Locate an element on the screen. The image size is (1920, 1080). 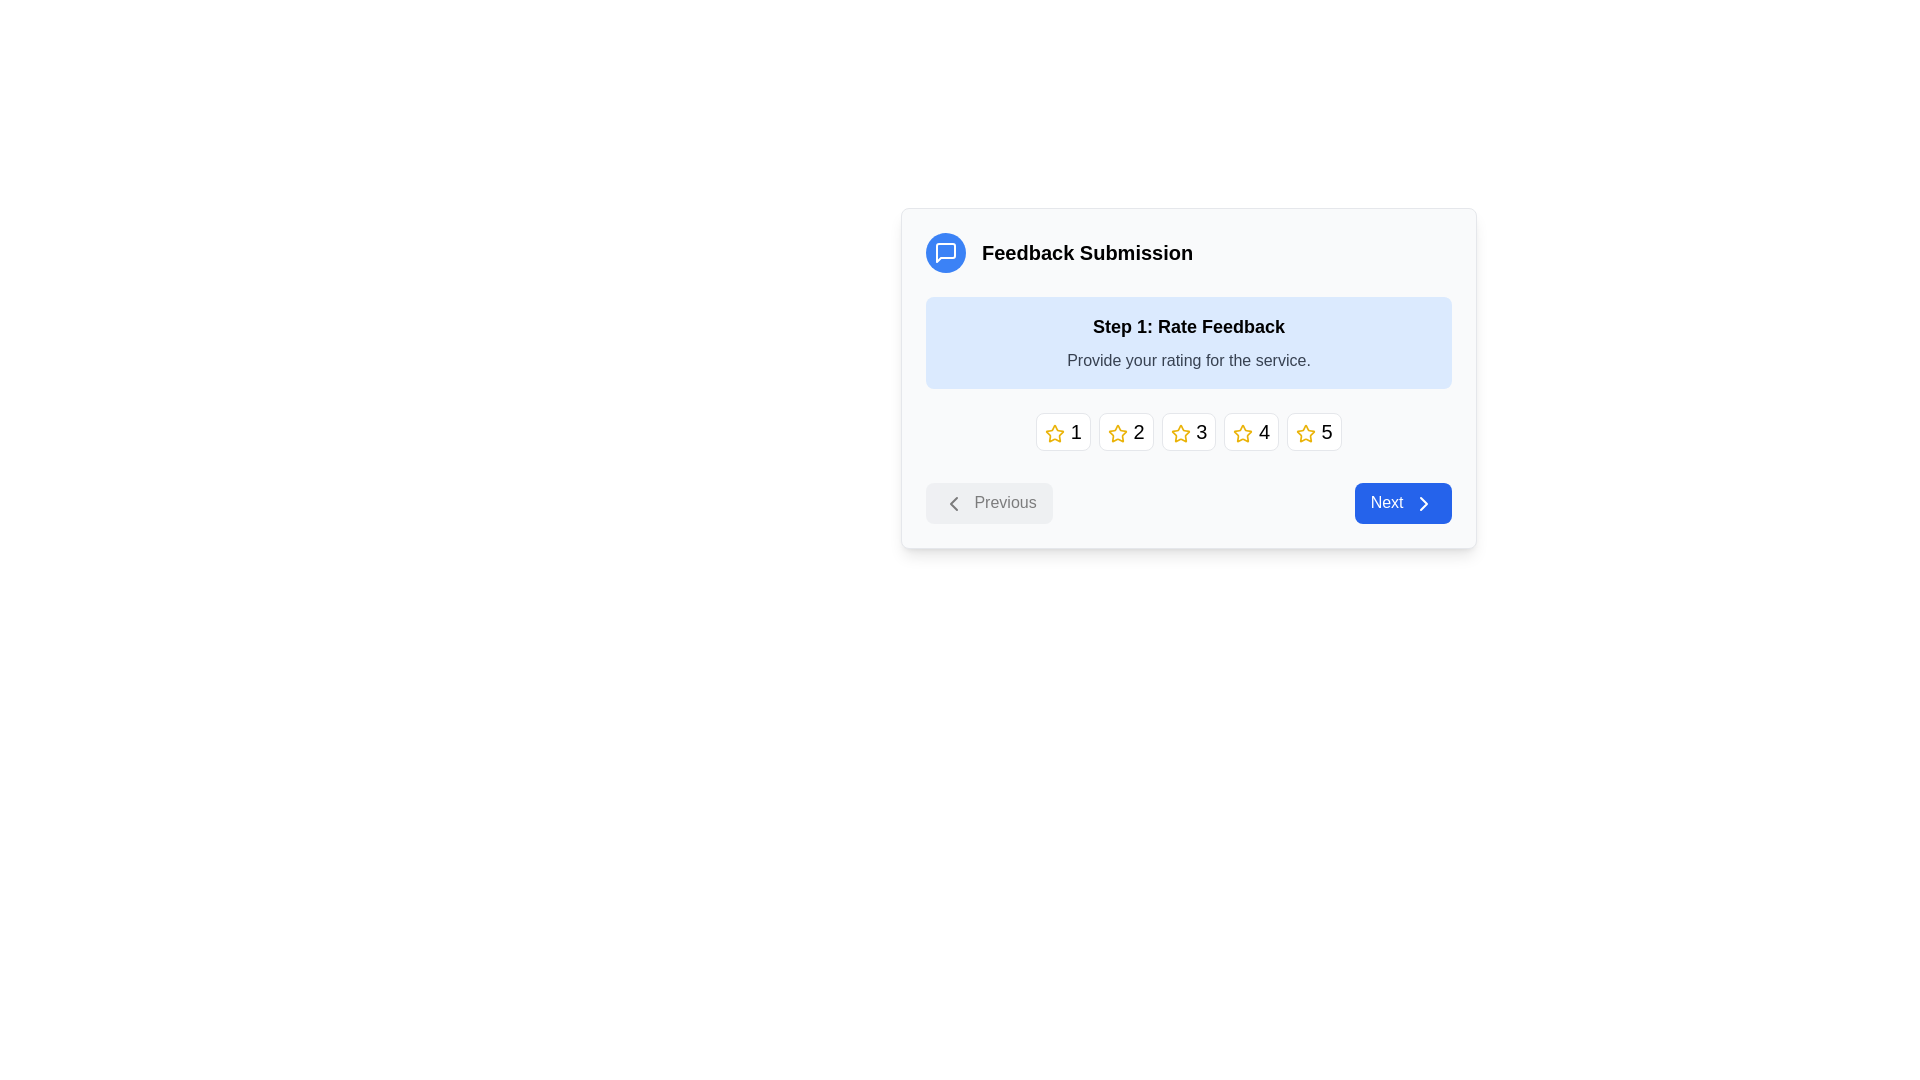
the circular icon with a blue background and a white speech bubble symbol, which is positioned to the left of the text header 'Feedback Submission' is located at coordinates (944, 252).